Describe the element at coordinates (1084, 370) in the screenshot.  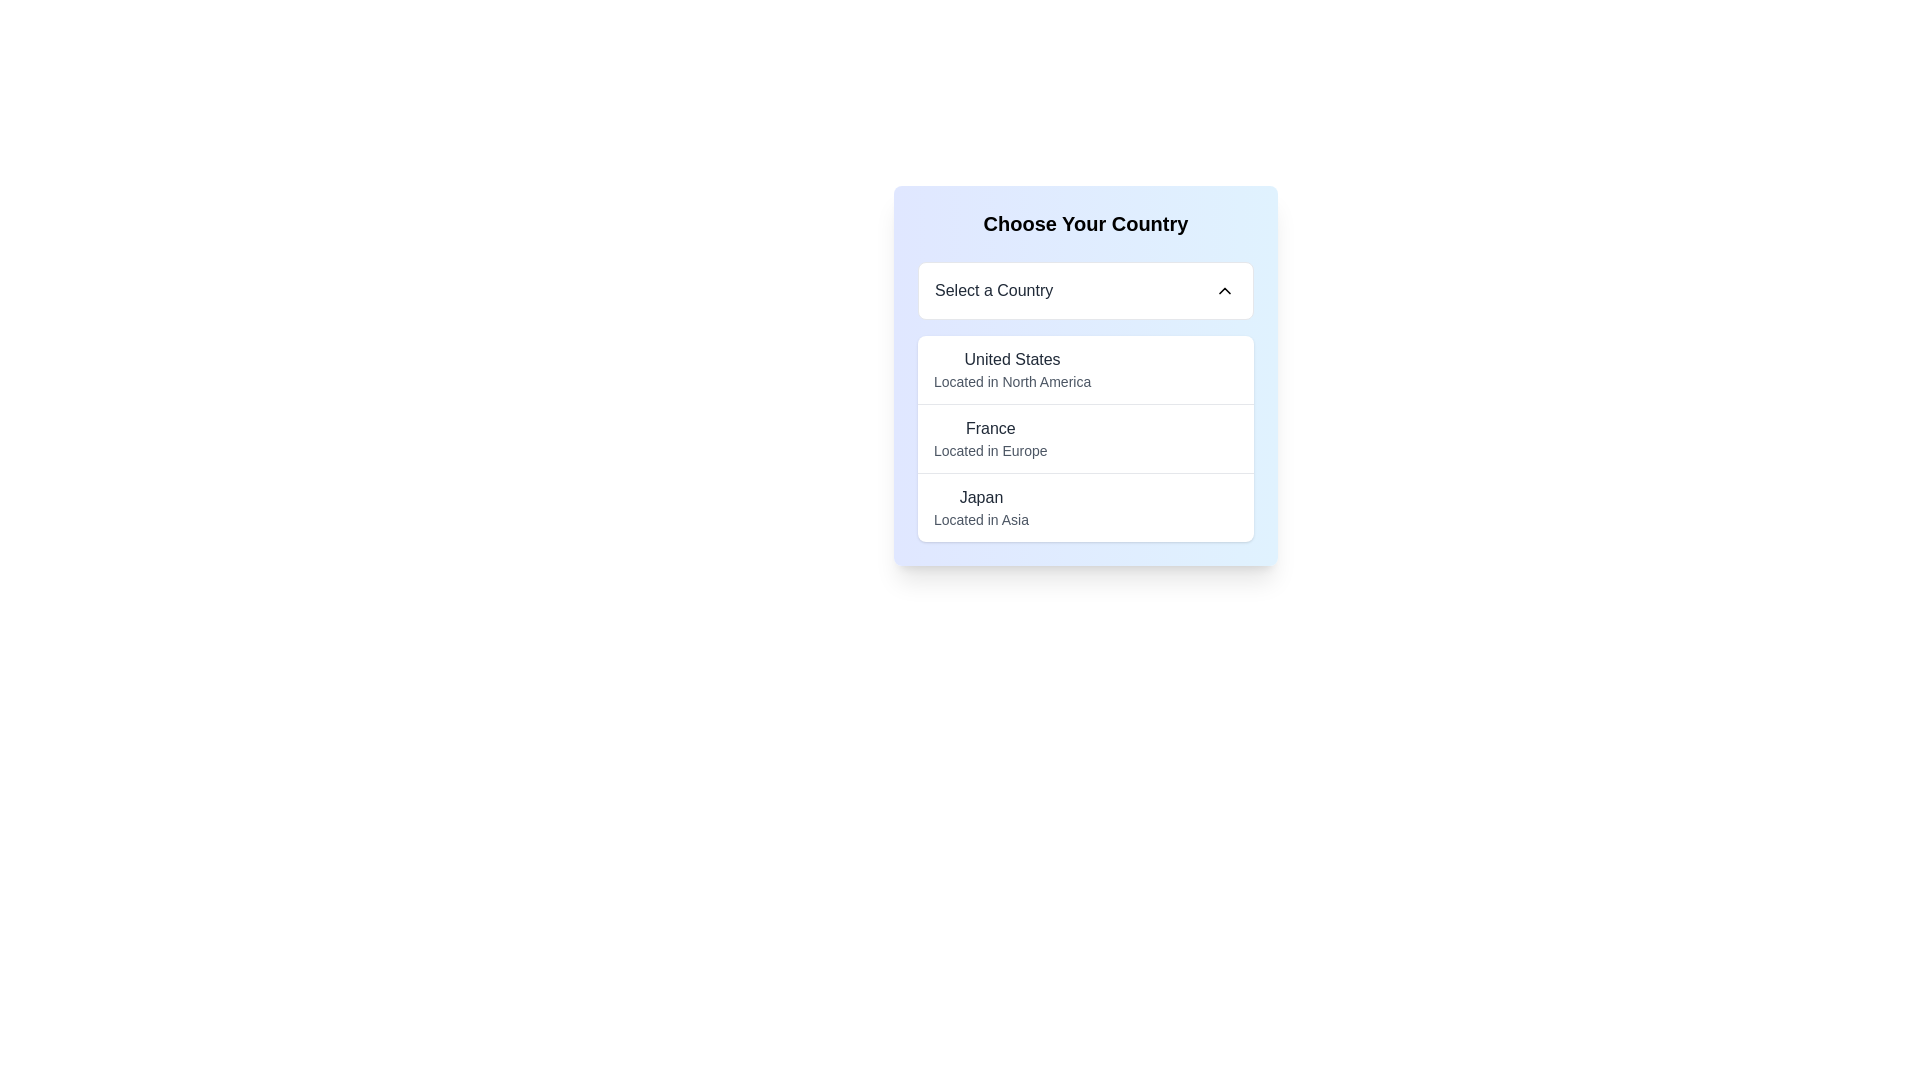
I see `the list item labeled 'United States'` at that location.